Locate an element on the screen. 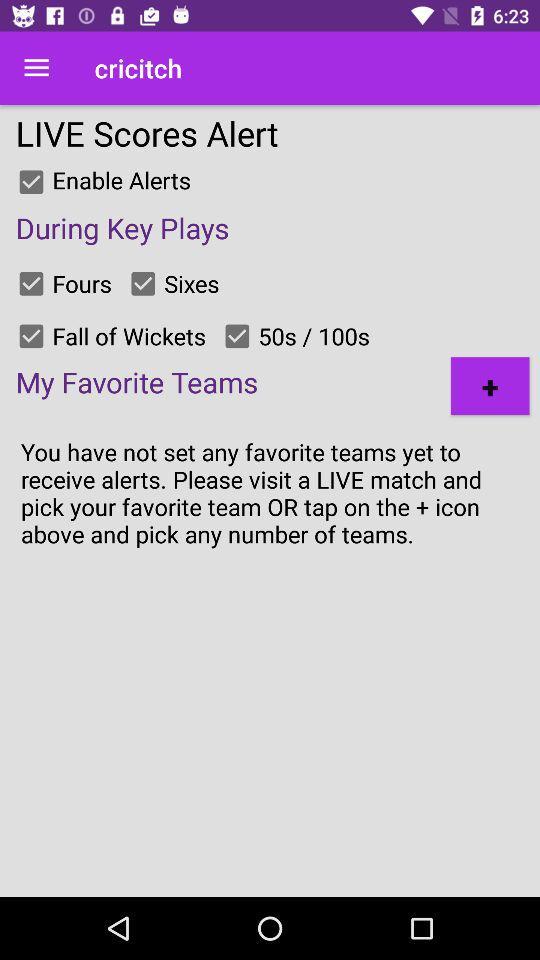  check option is located at coordinates (30, 282).